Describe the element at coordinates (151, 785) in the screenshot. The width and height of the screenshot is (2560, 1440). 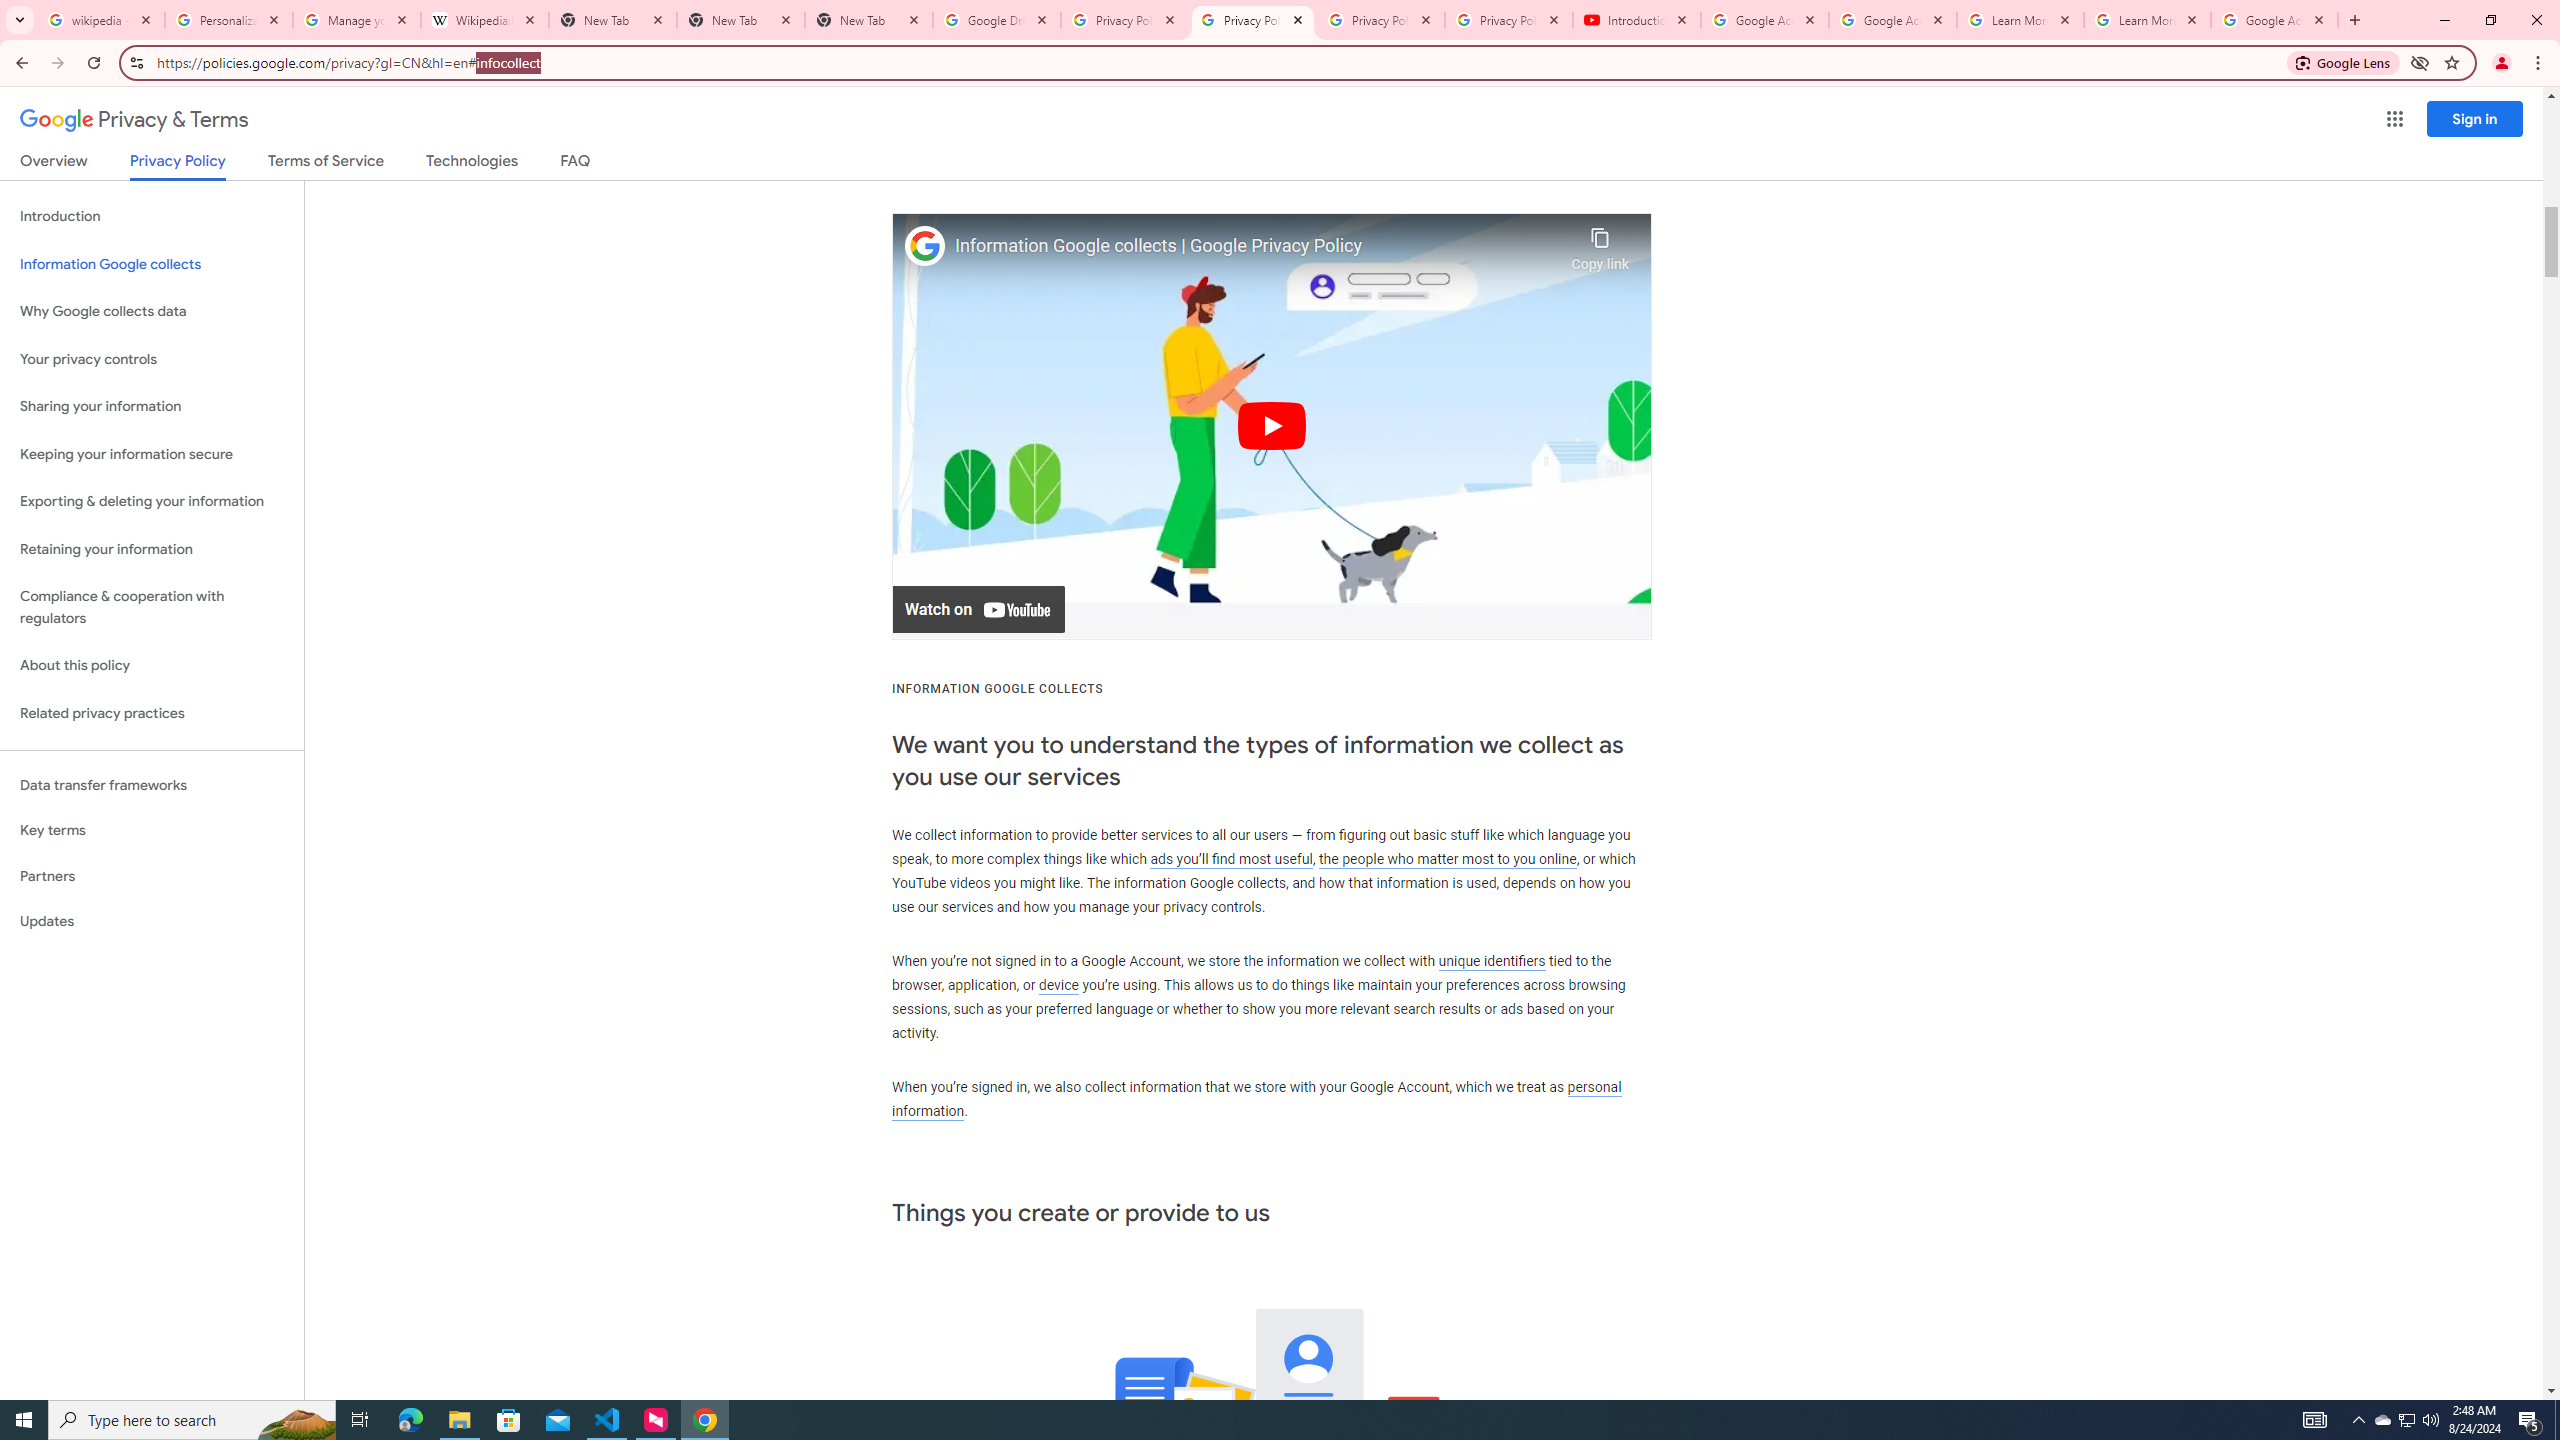
I see `'Data transfer frameworks'` at that location.